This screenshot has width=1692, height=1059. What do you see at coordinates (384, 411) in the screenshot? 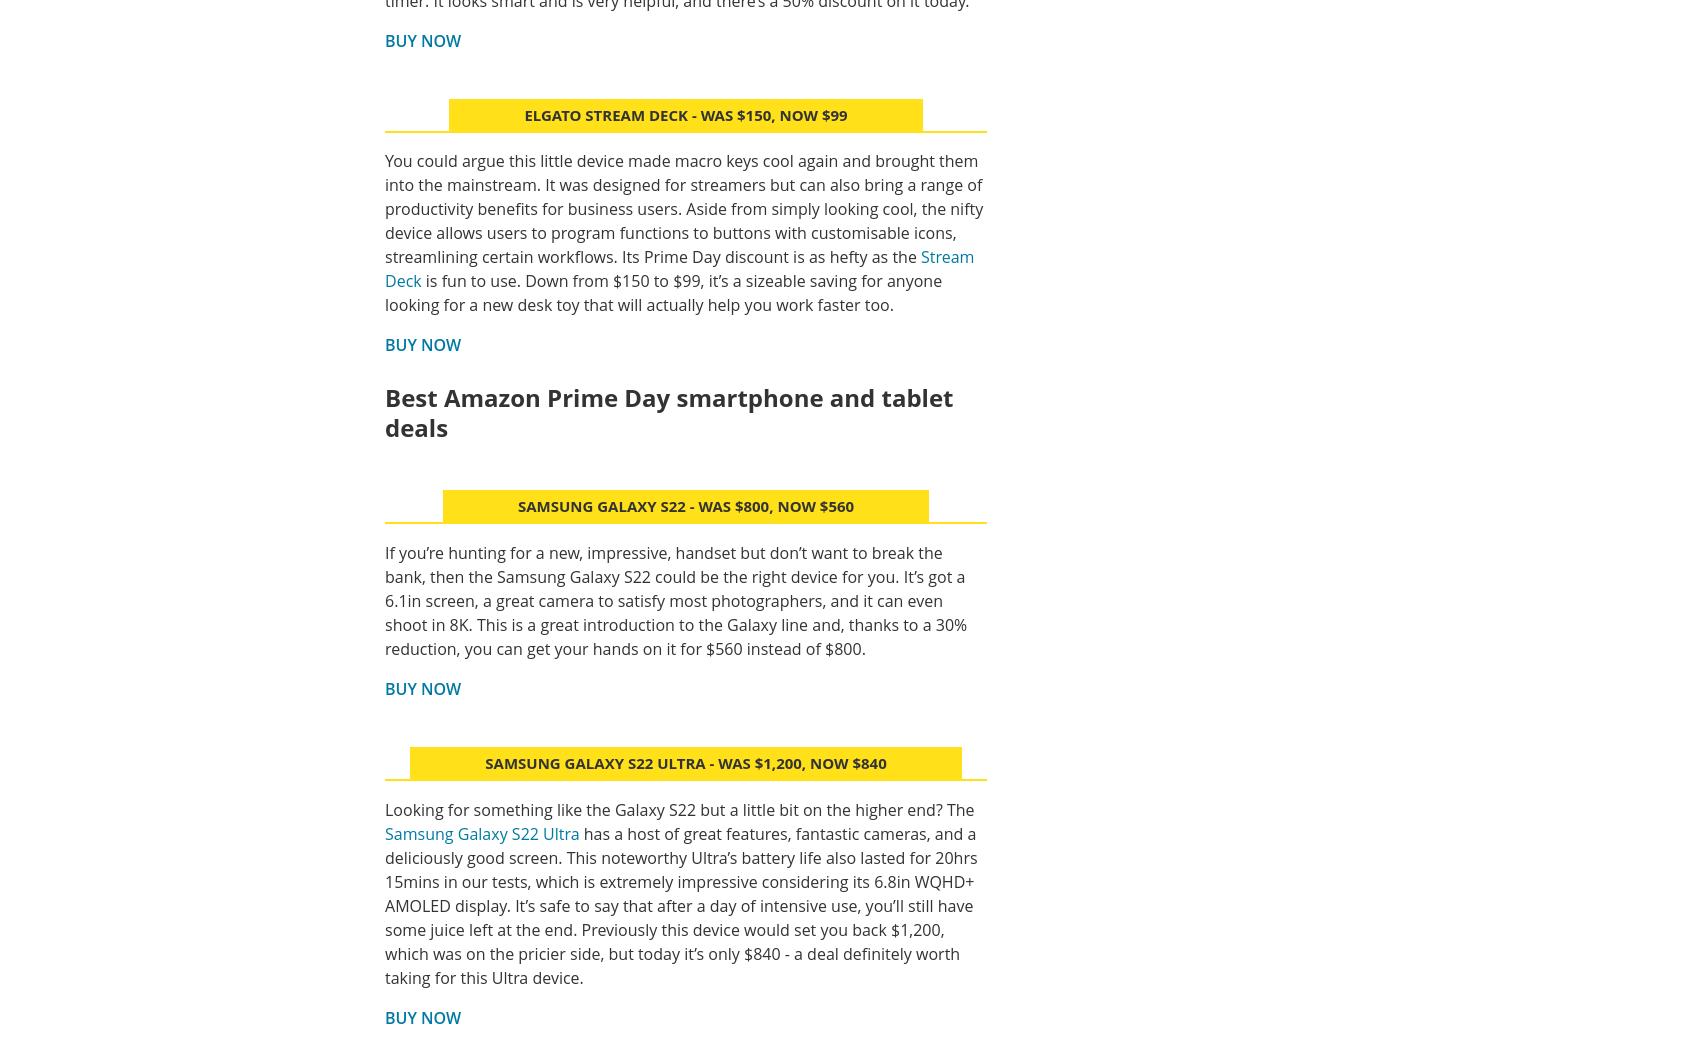
I see `'Best Amazon Prime Day smartphone and tablet deals'` at bounding box center [384, 411].